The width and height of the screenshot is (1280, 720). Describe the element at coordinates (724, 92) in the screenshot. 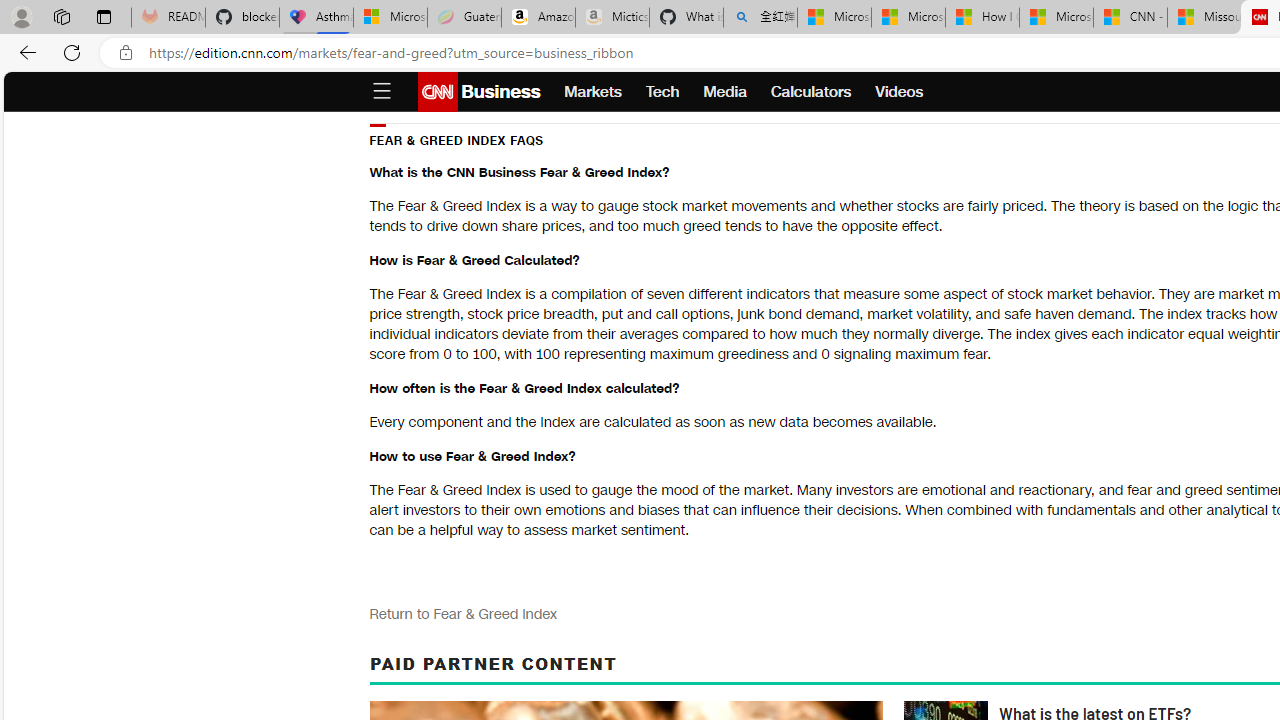

I see `'Media'` at that location.